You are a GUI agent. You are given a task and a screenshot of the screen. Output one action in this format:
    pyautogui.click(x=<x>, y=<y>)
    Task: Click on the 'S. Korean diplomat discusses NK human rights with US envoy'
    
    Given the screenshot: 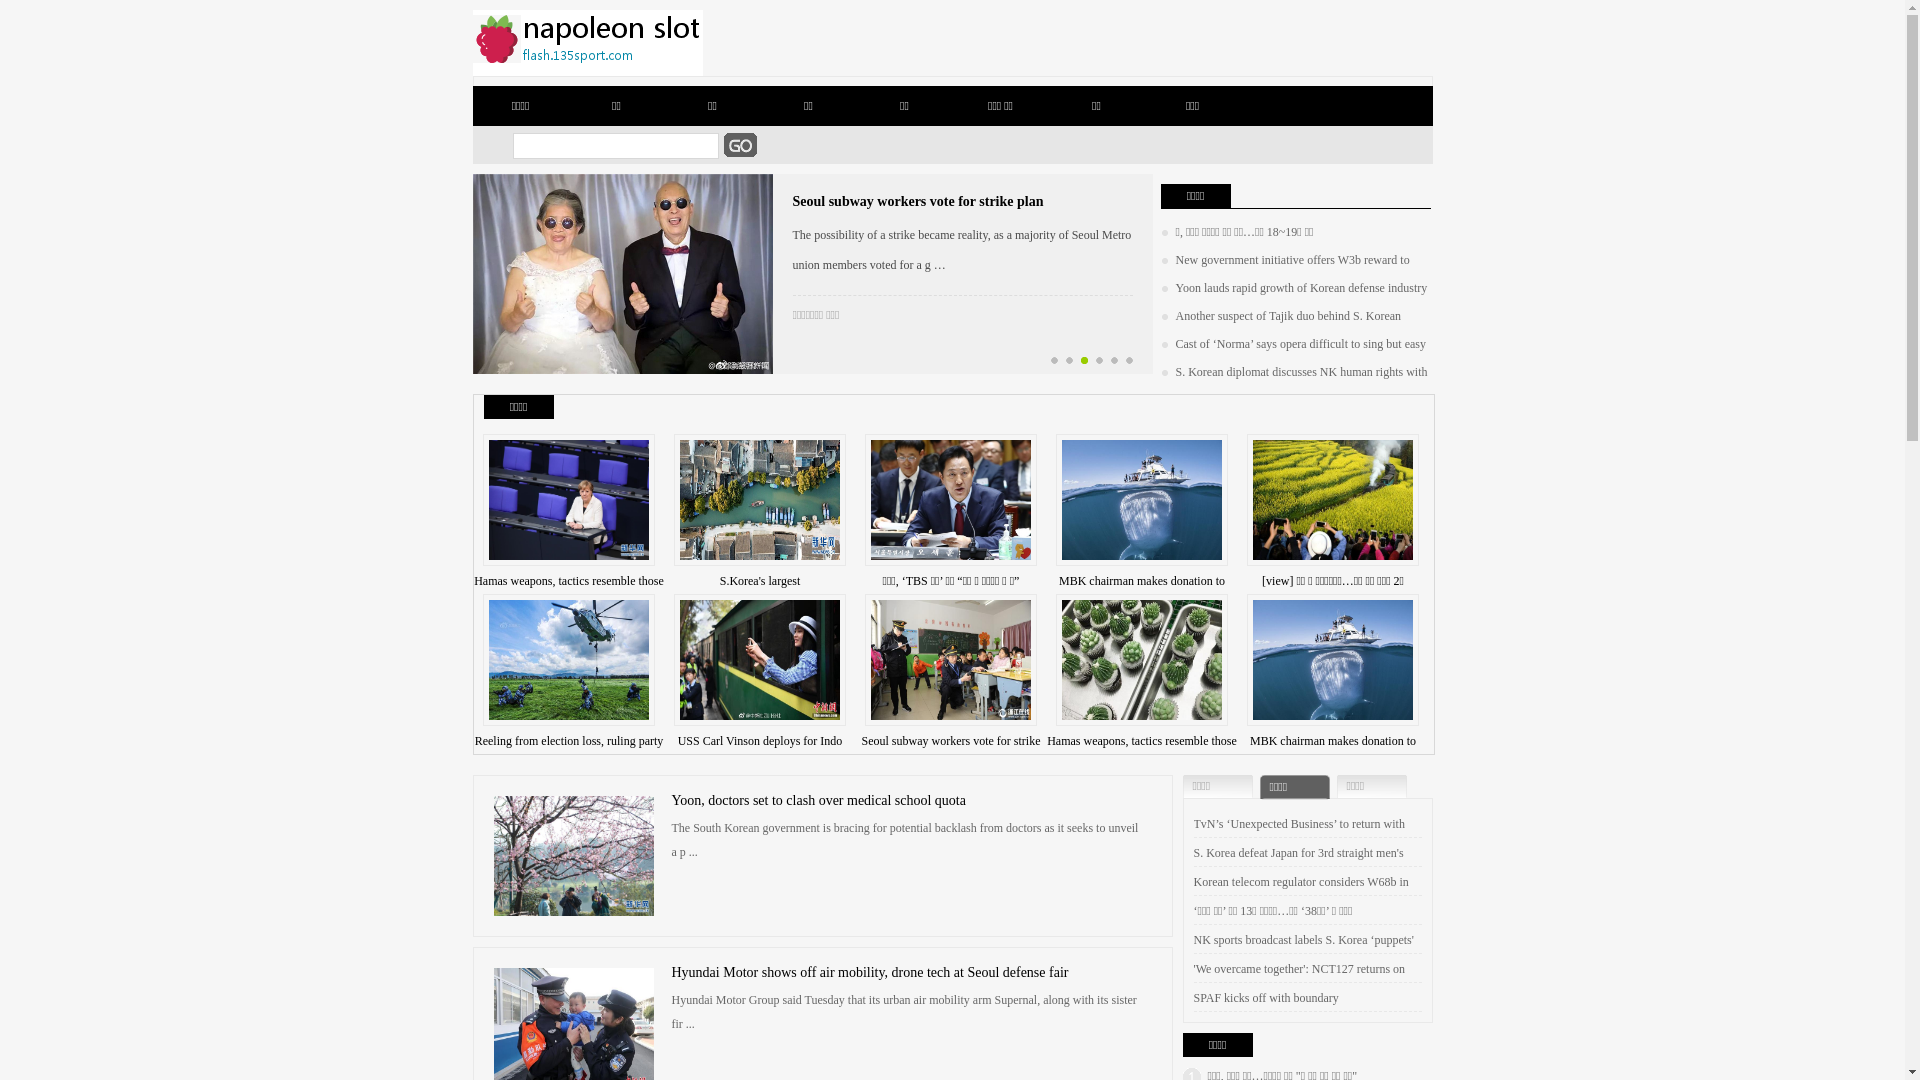 What is the action you would take?
    pyautogui.click(x=1160, y=385)
    